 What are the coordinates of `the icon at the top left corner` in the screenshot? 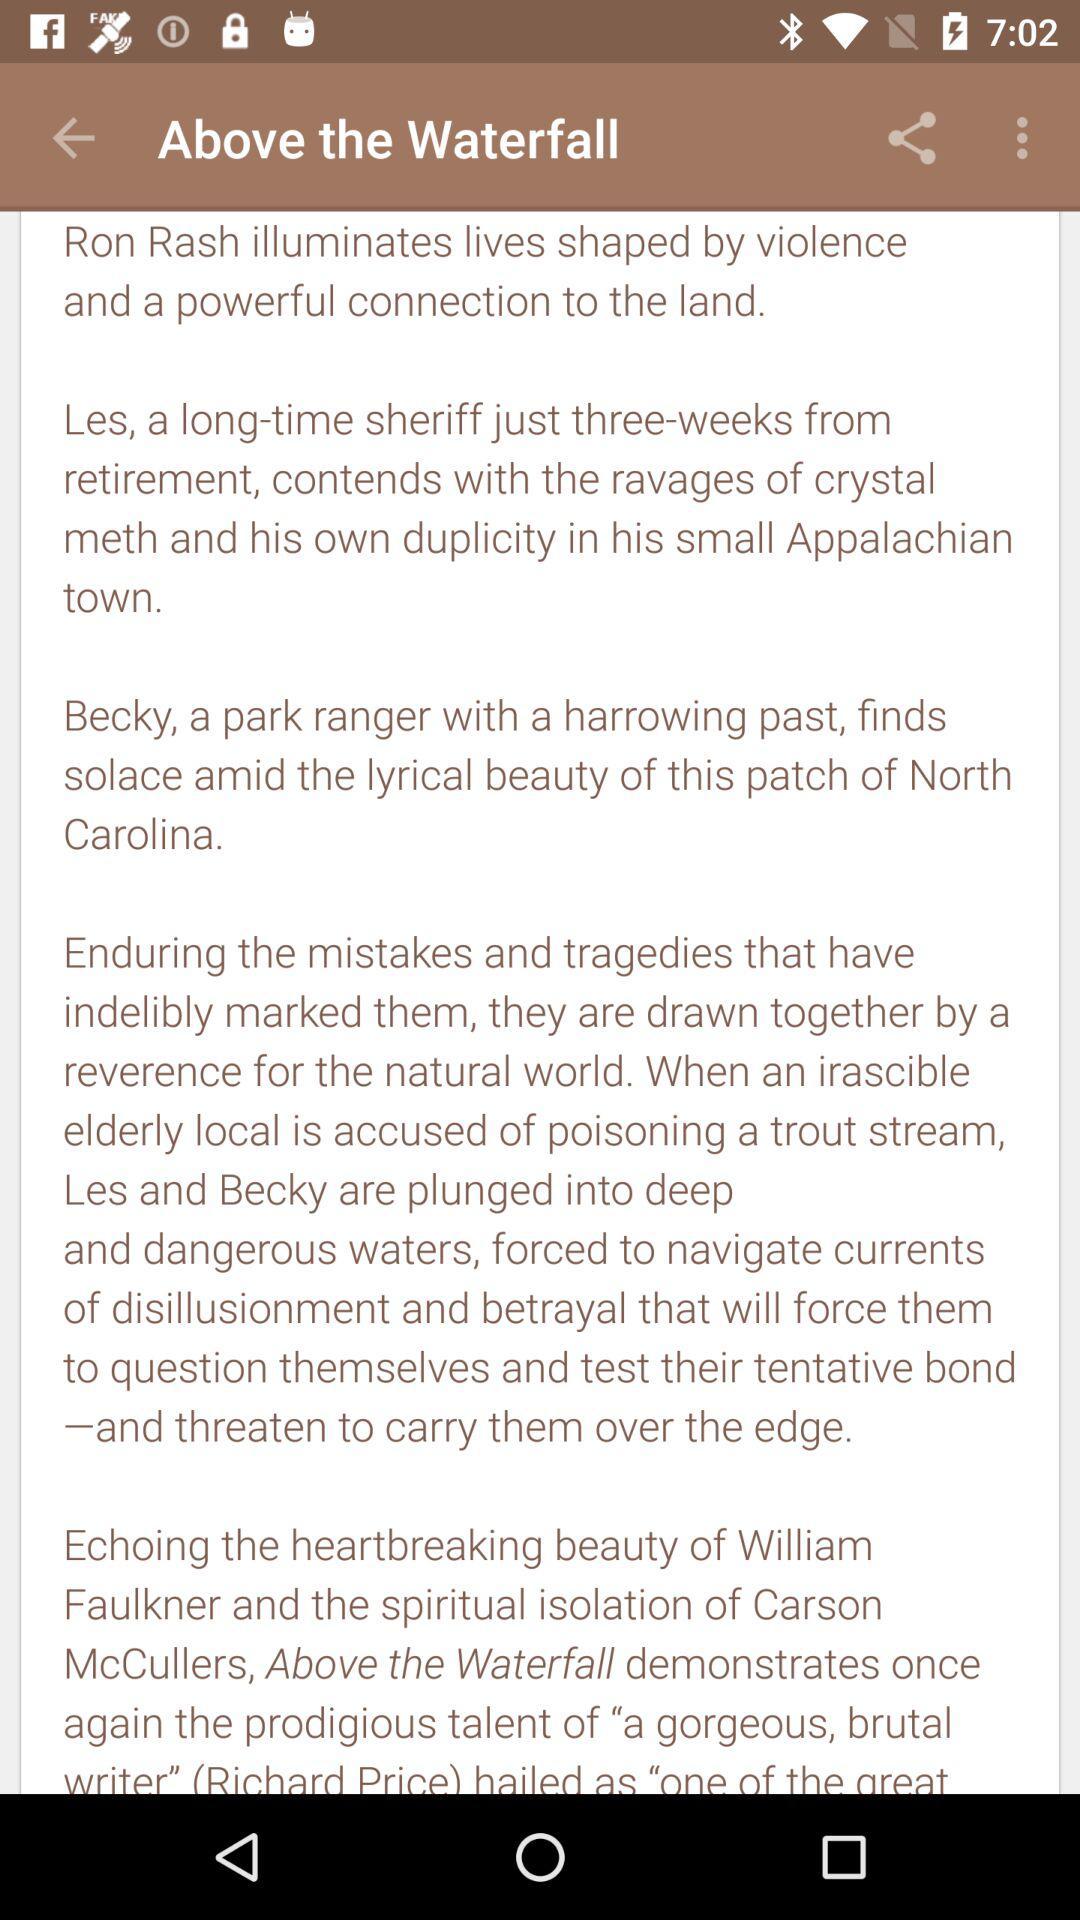 It's located at (72, 137).